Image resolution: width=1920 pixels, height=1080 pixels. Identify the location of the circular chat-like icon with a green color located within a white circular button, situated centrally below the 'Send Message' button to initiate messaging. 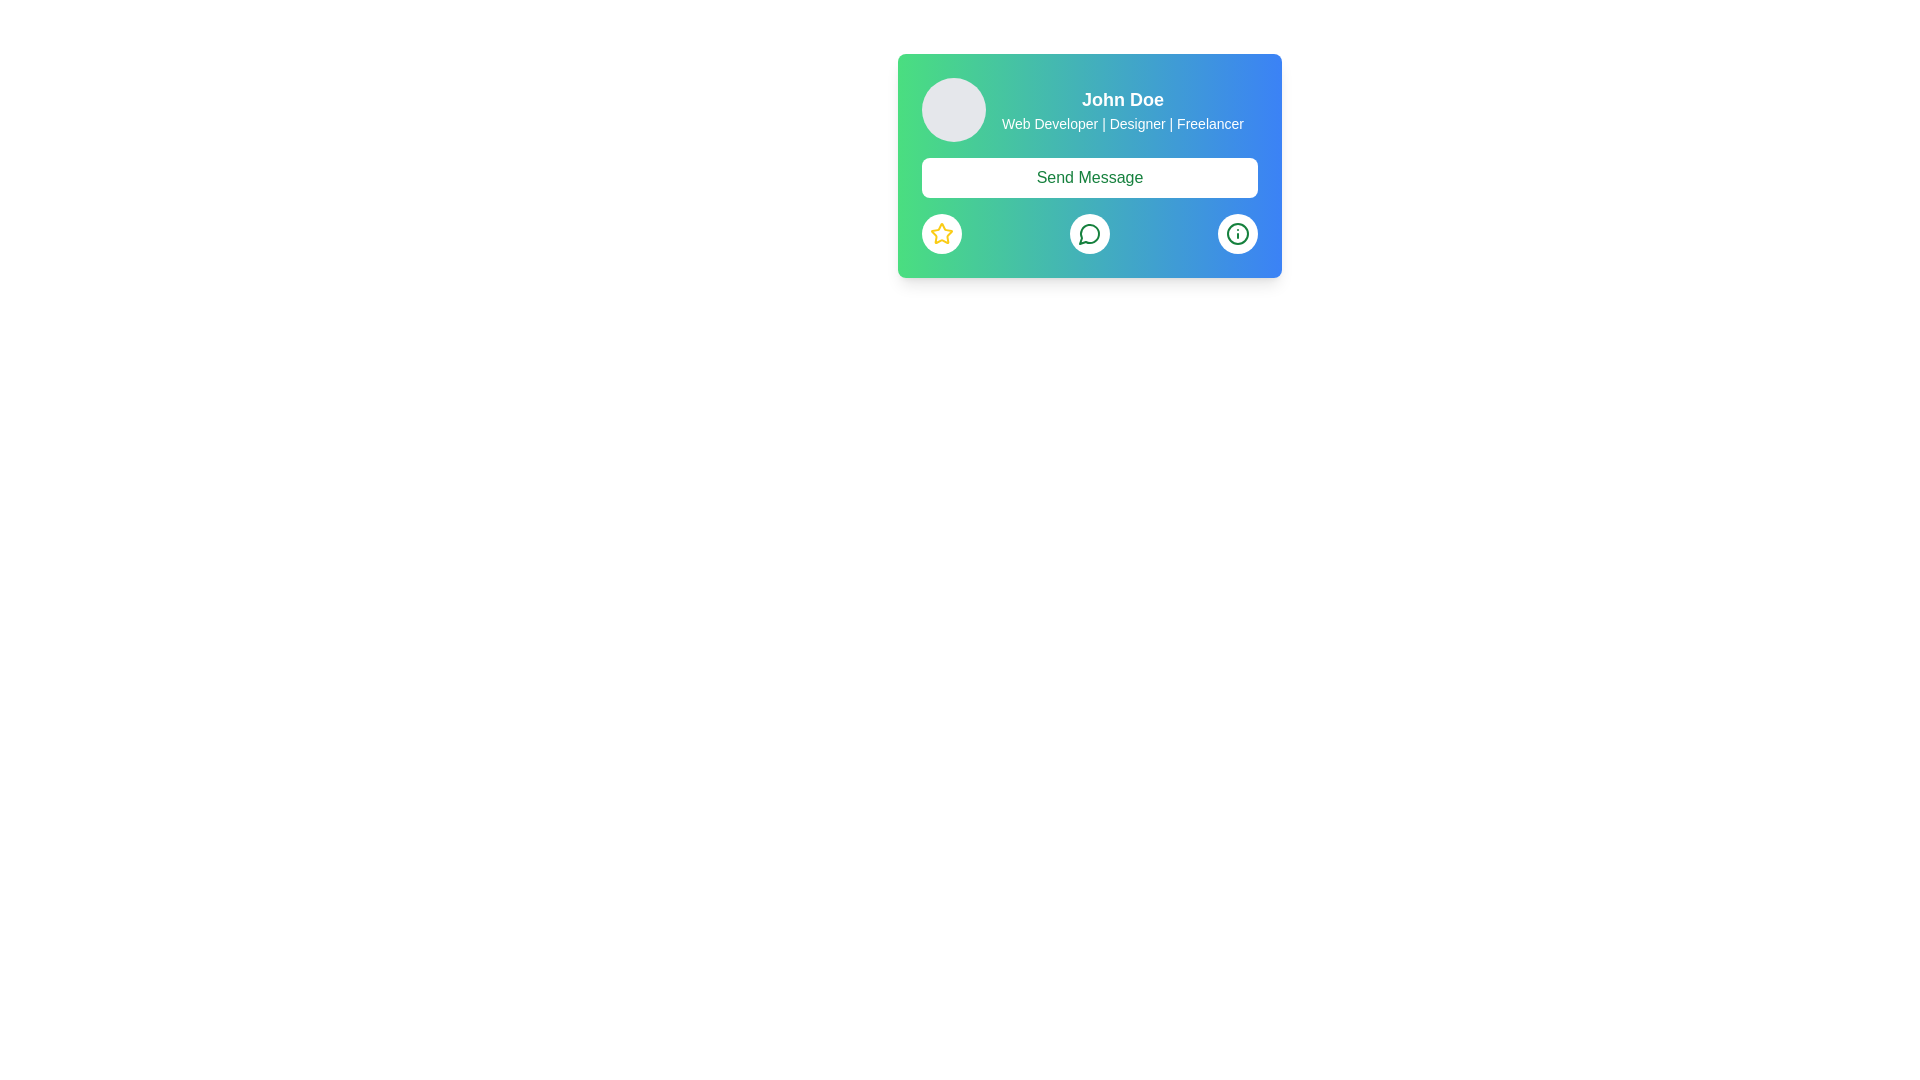
(1088, 233).